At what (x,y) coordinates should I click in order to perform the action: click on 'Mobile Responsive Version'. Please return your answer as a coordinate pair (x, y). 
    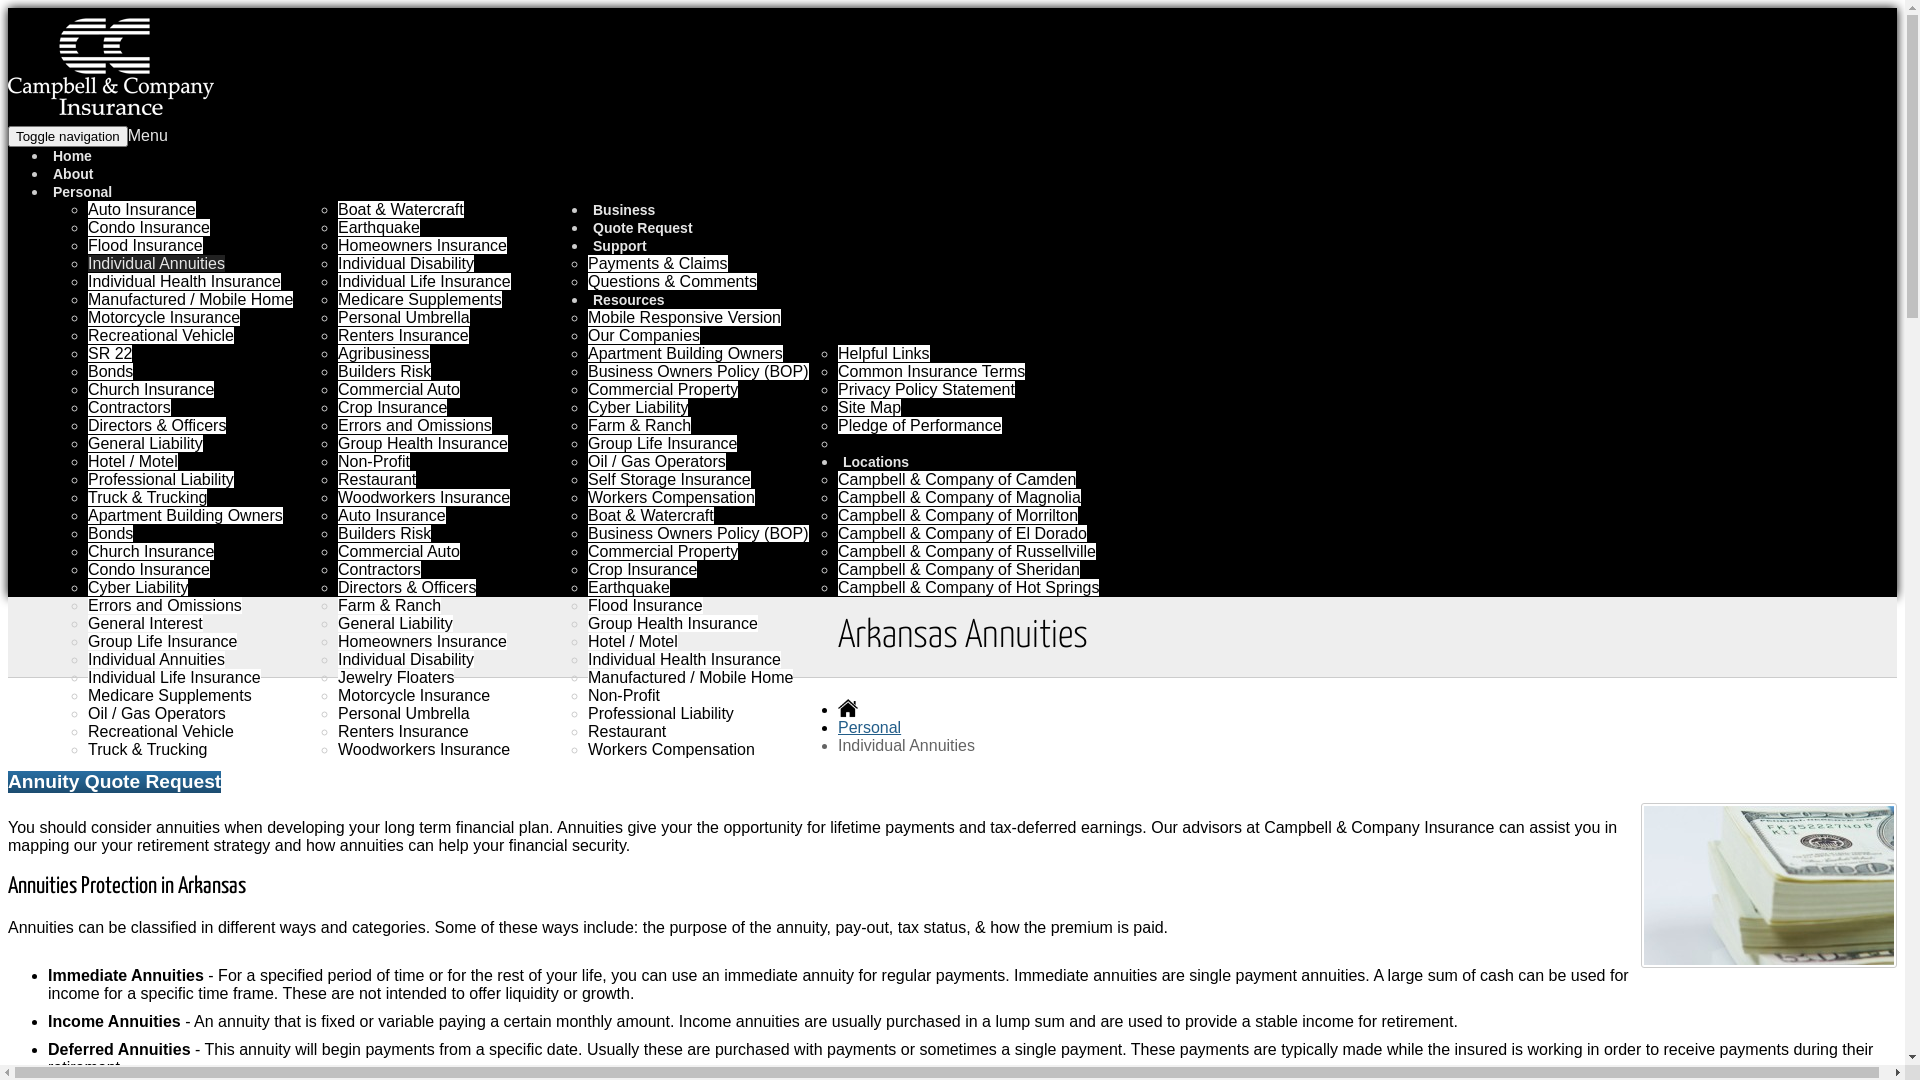
    Looking at the image, I should click on (684, 316).